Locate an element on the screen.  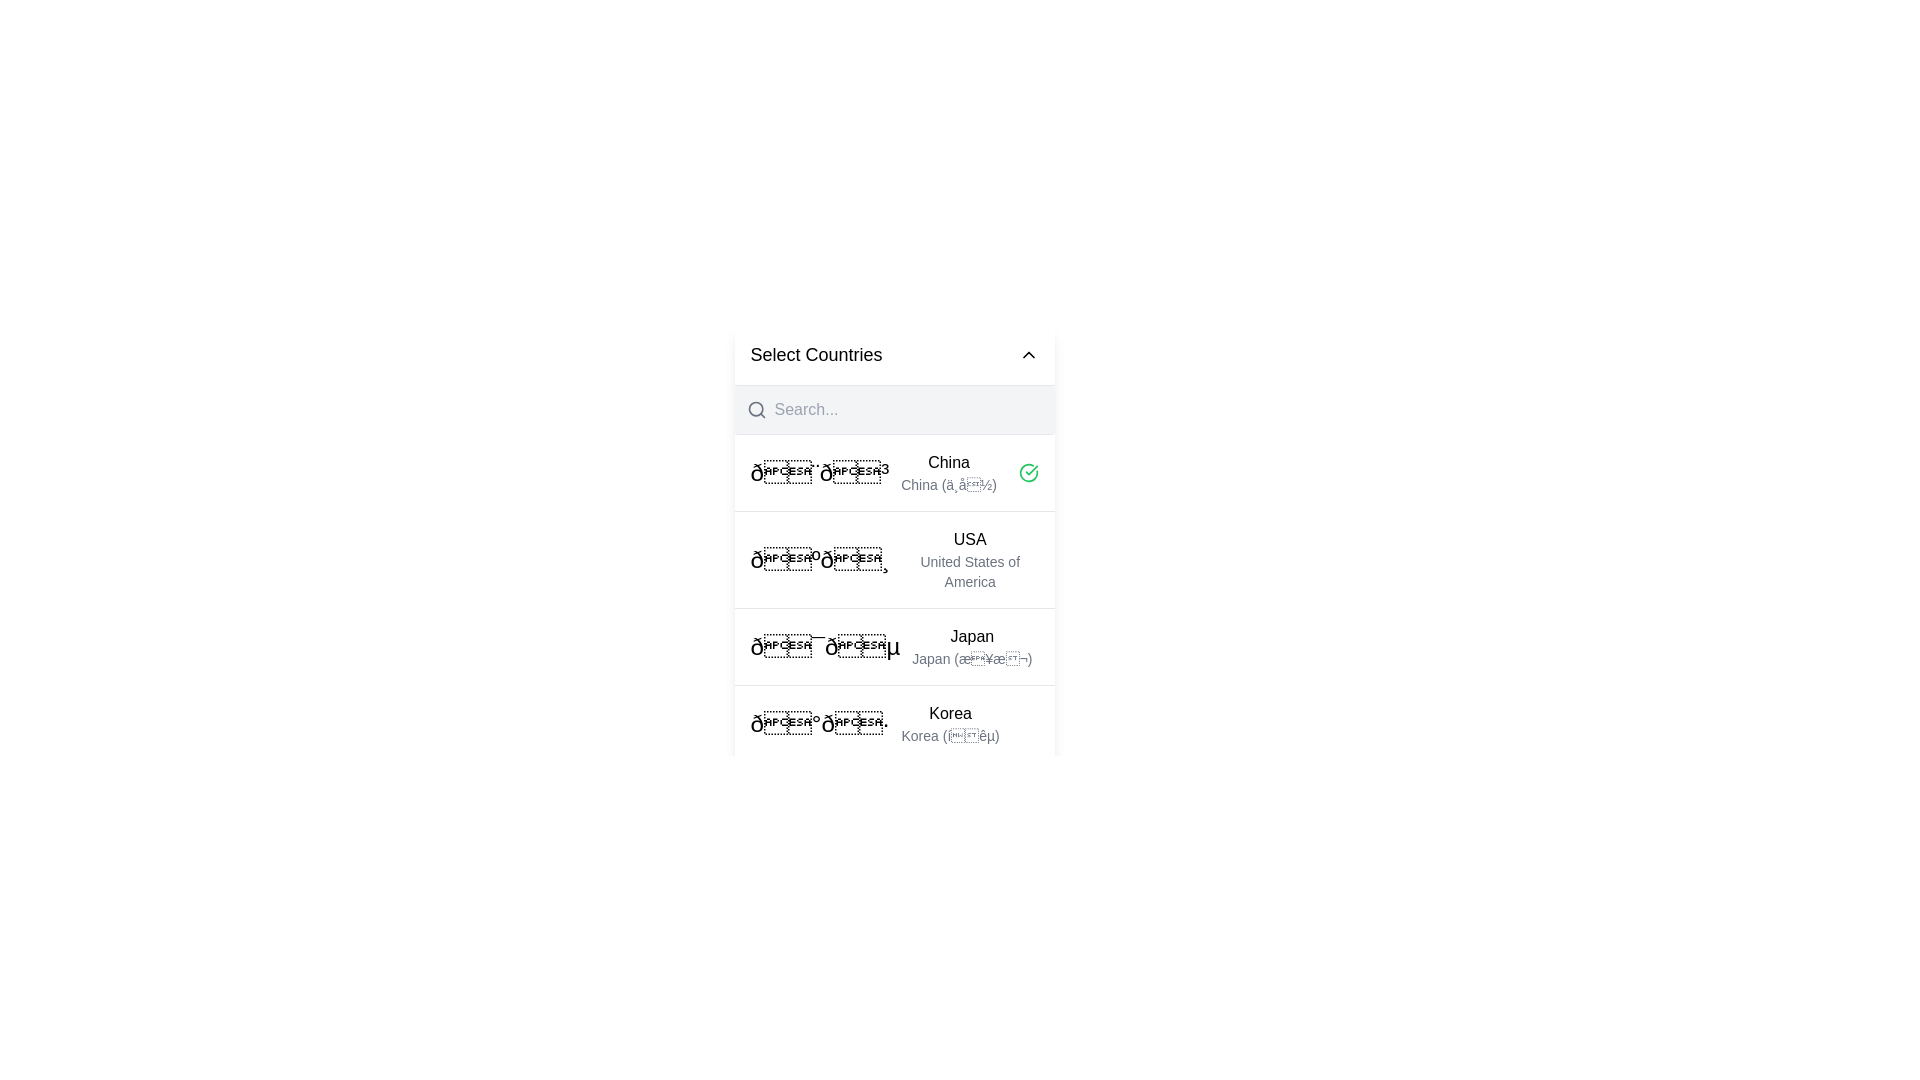
the Decorative flag icon (emoji) representing Korea is located at coordinates (820, 724).